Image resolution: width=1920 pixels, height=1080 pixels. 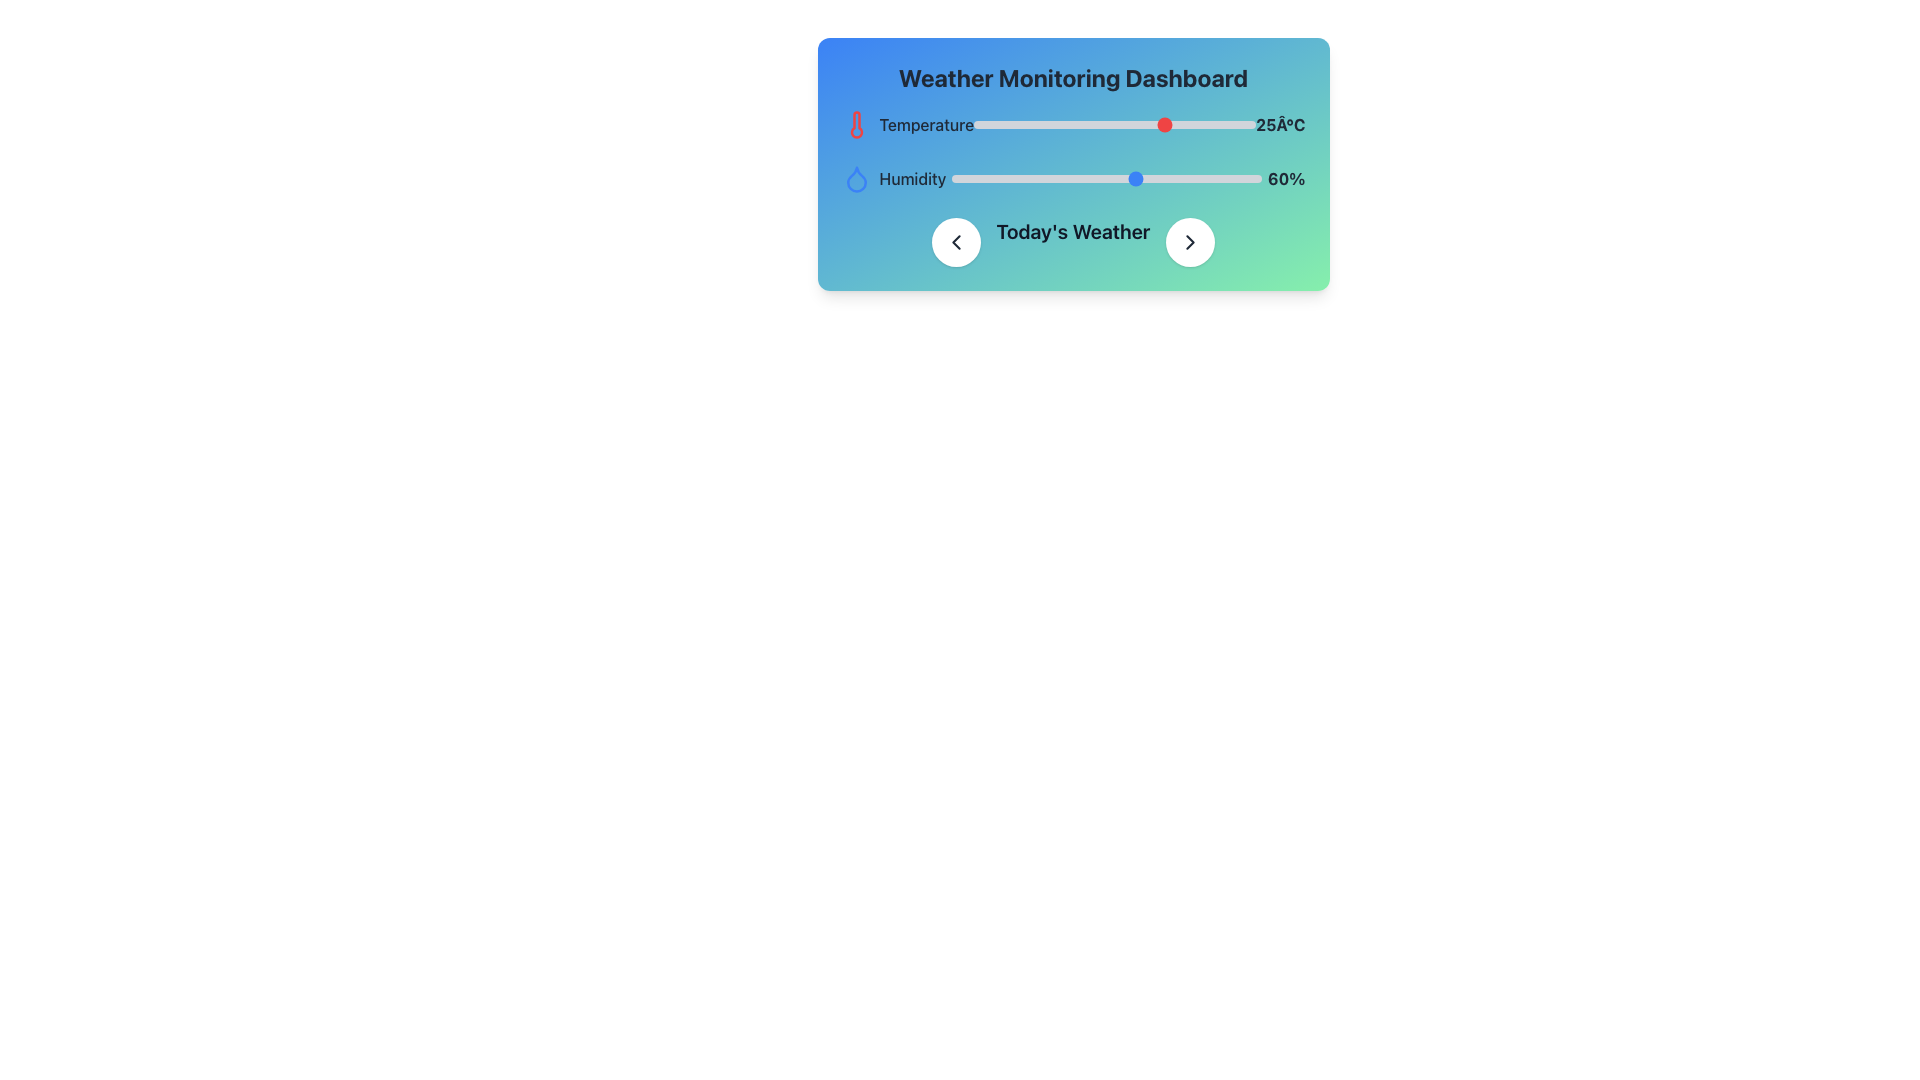 What do you see at coordinates (977, 177) in the screenshot?
I see `humidity` at bounding box center [977, 177].